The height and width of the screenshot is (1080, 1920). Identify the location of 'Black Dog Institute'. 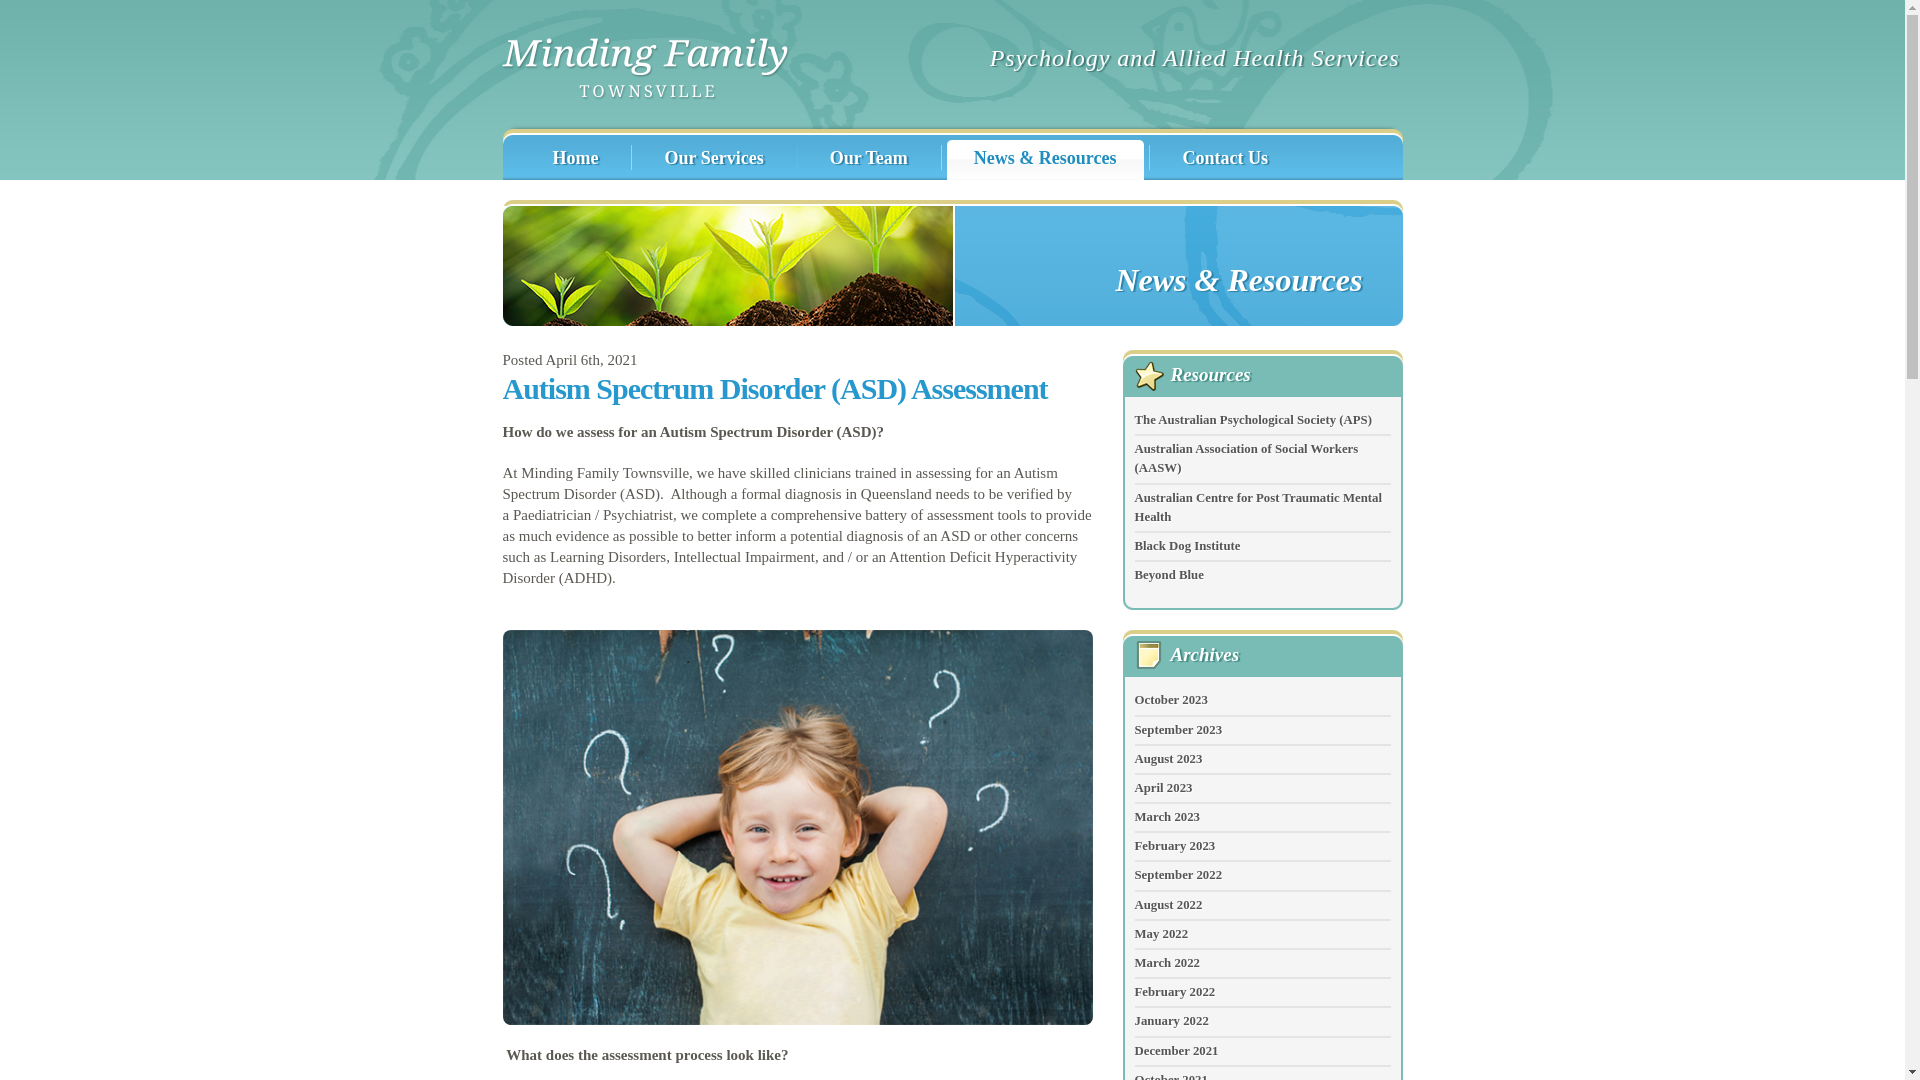
(1133, 546).